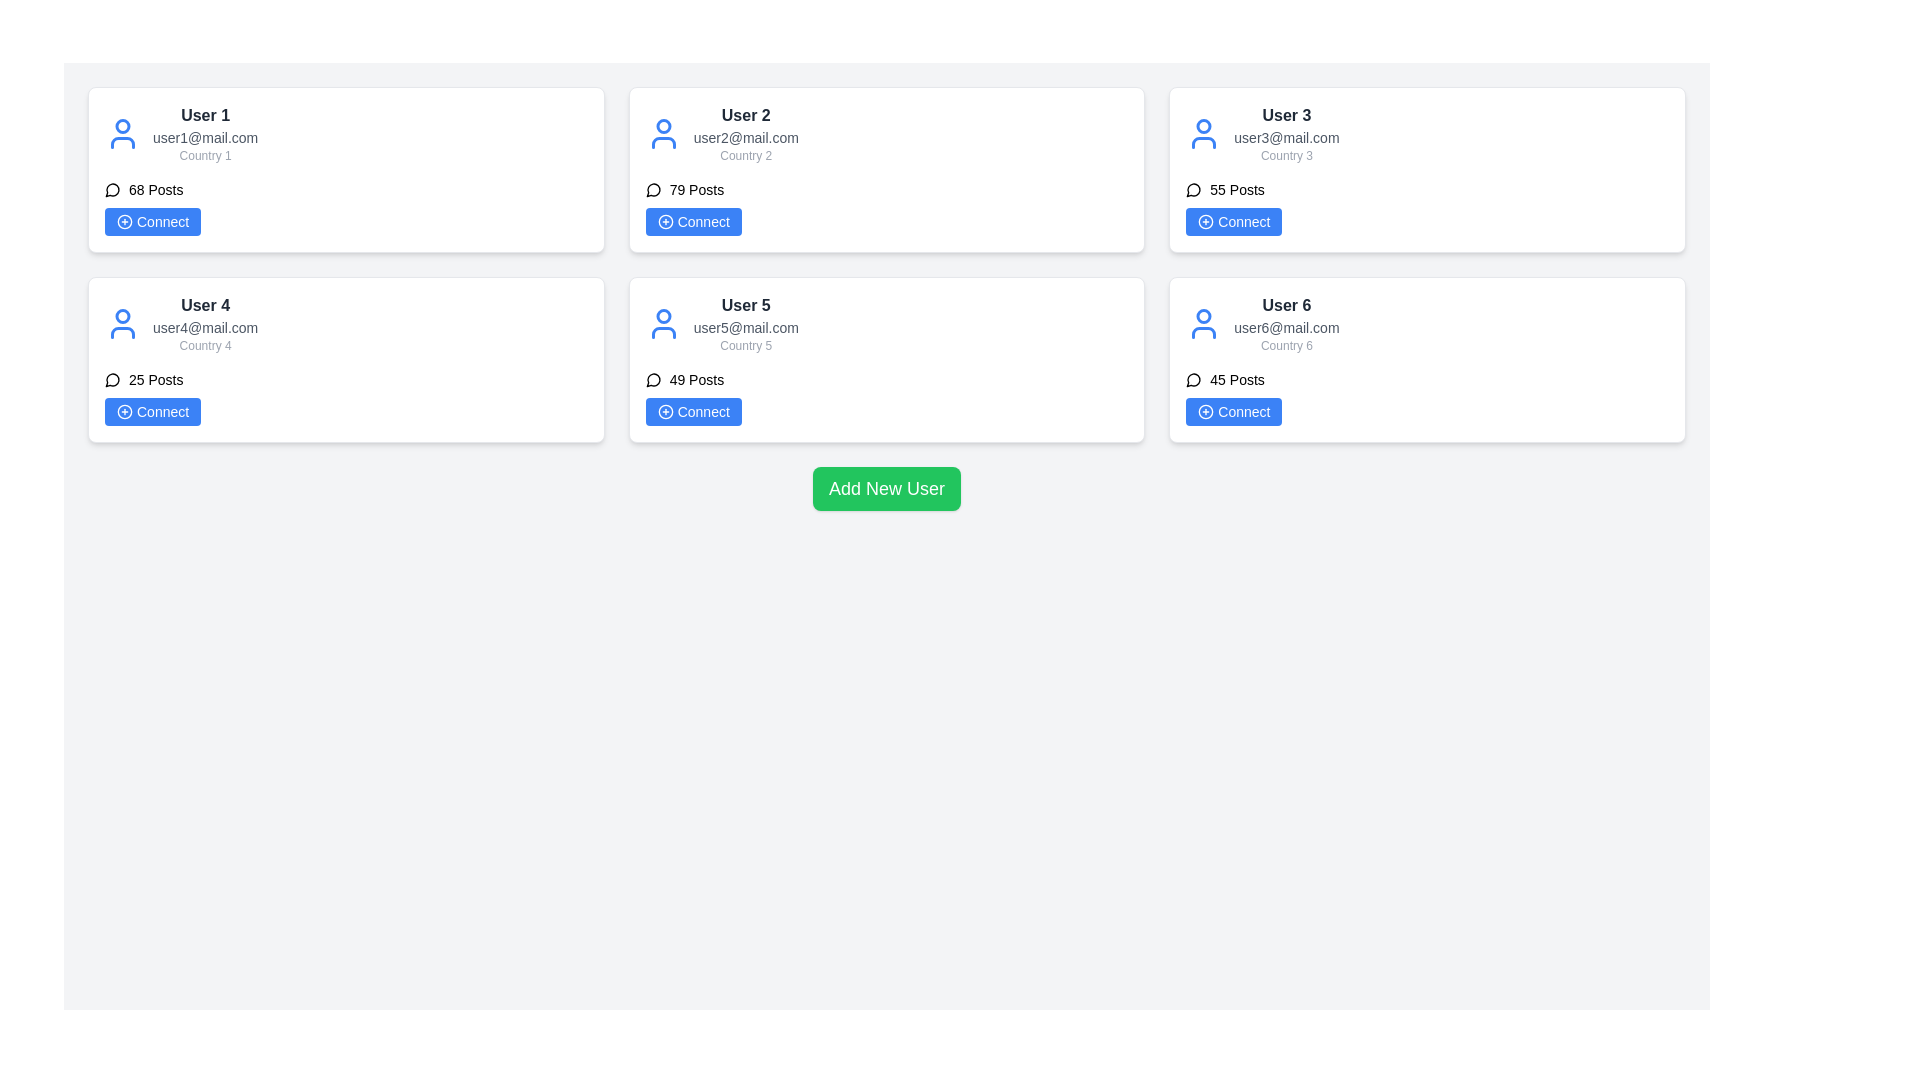 The image size is (1920, 1080). I want to click on the user icon SVG representation located in the top-left card of the interface containing details of 'User 1', so click(122, 134).